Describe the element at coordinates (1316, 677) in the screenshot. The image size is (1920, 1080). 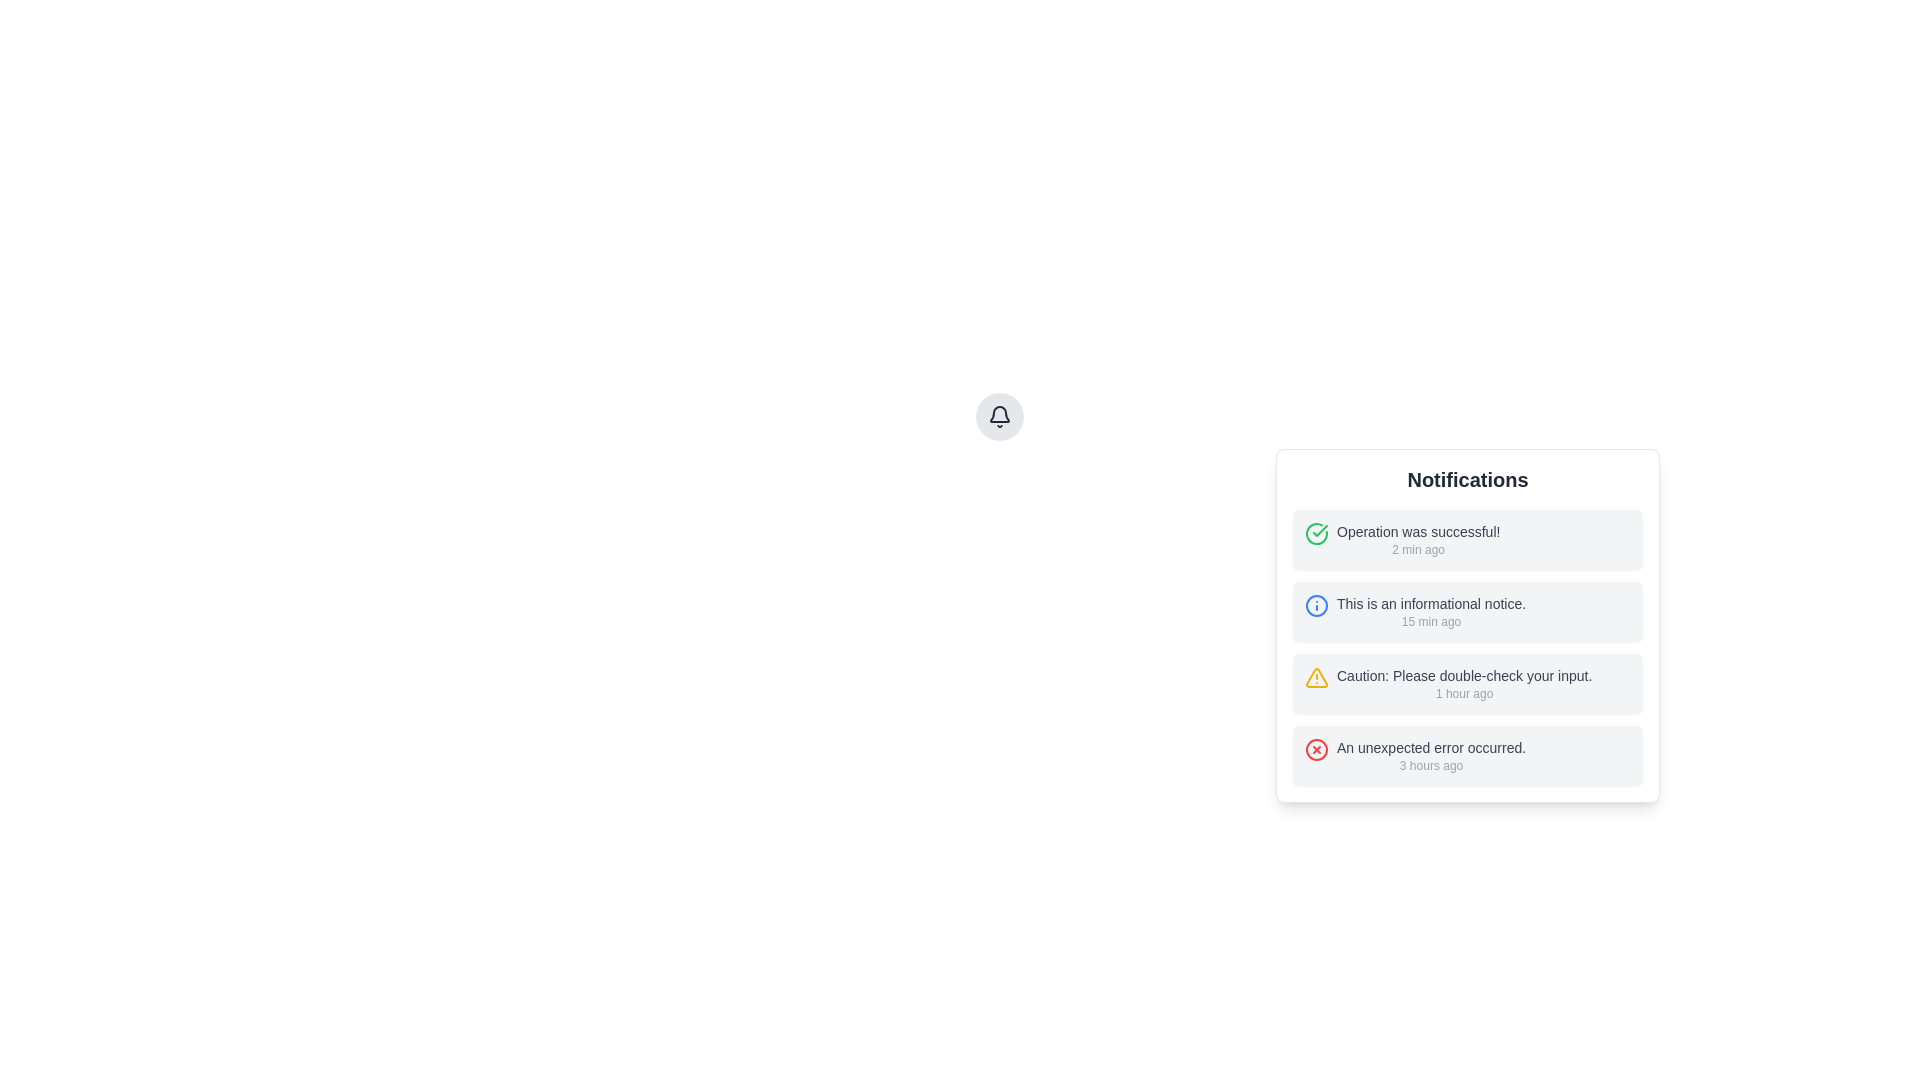
I see `the warning icon located in the notifications panel beside the message 'Caution: Please double-check your input.'` at that location.